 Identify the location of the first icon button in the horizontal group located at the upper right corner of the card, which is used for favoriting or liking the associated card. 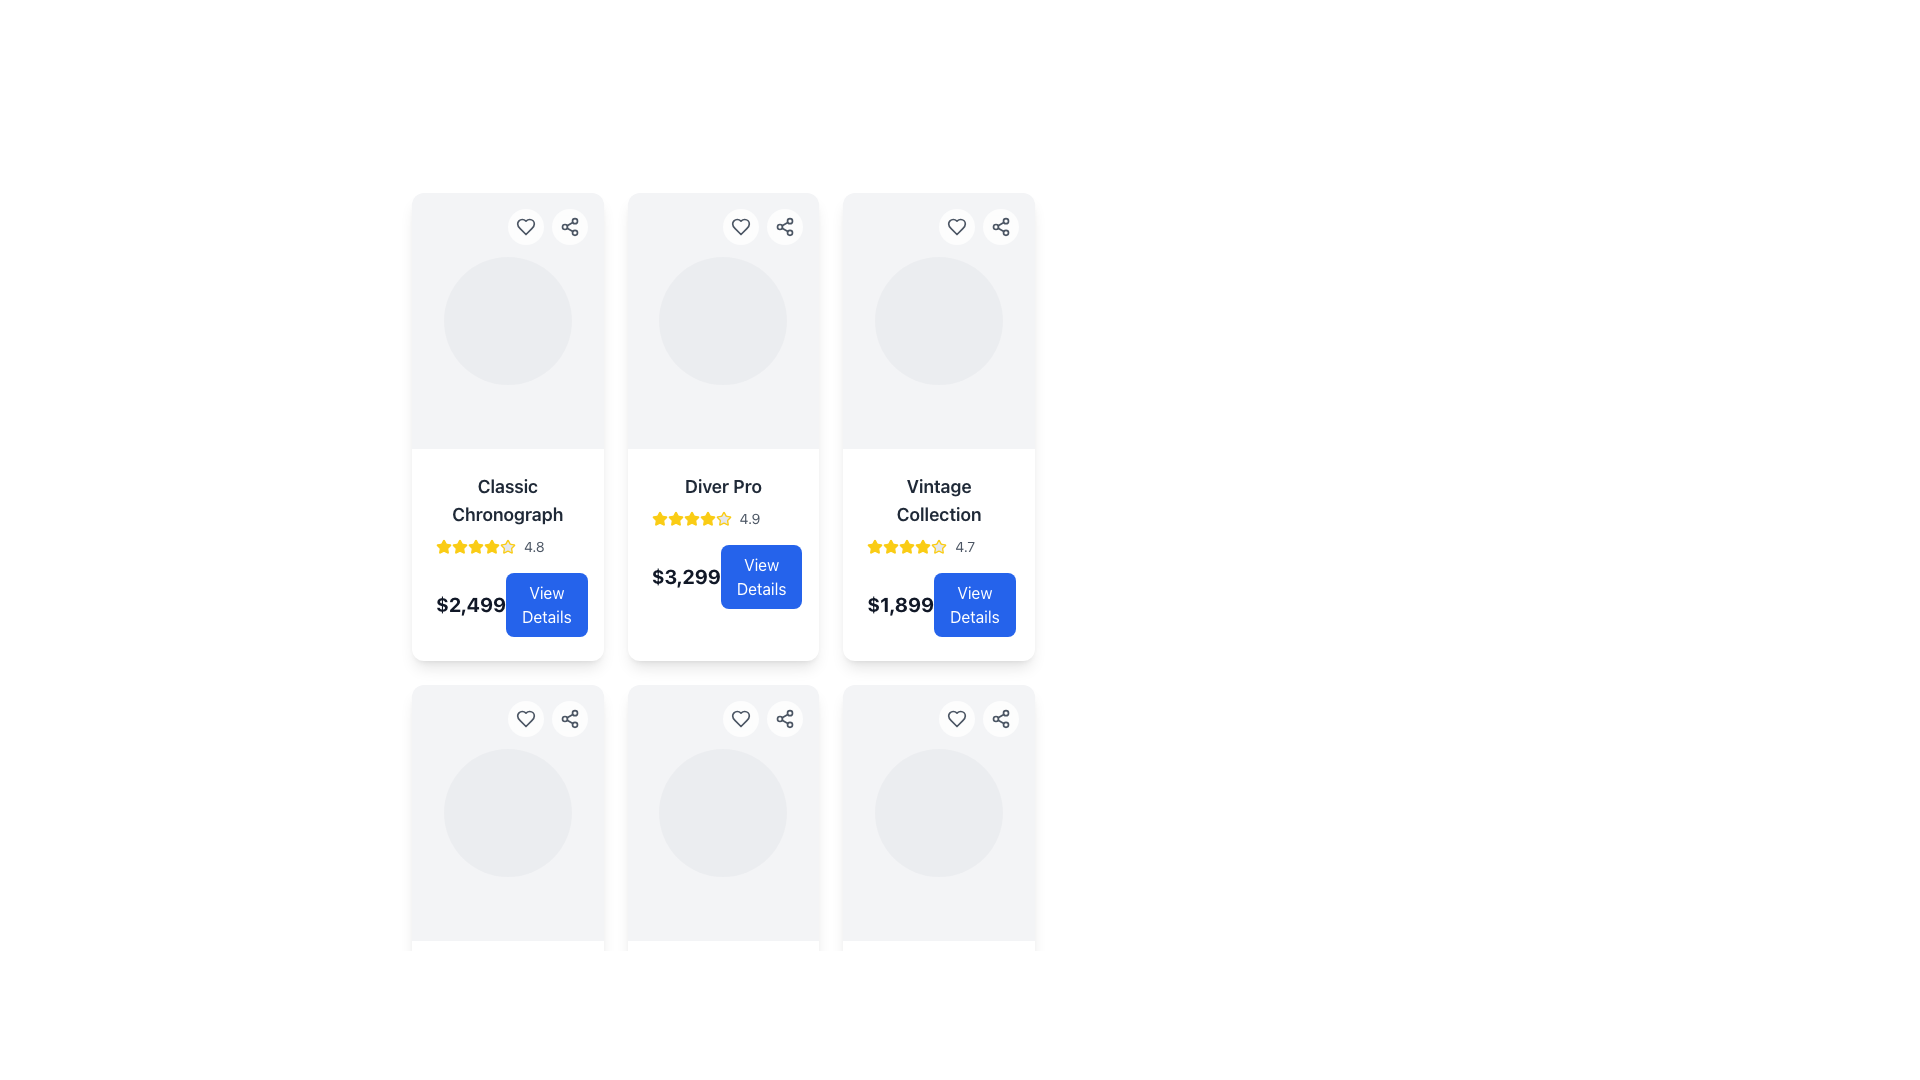
(740, 717).